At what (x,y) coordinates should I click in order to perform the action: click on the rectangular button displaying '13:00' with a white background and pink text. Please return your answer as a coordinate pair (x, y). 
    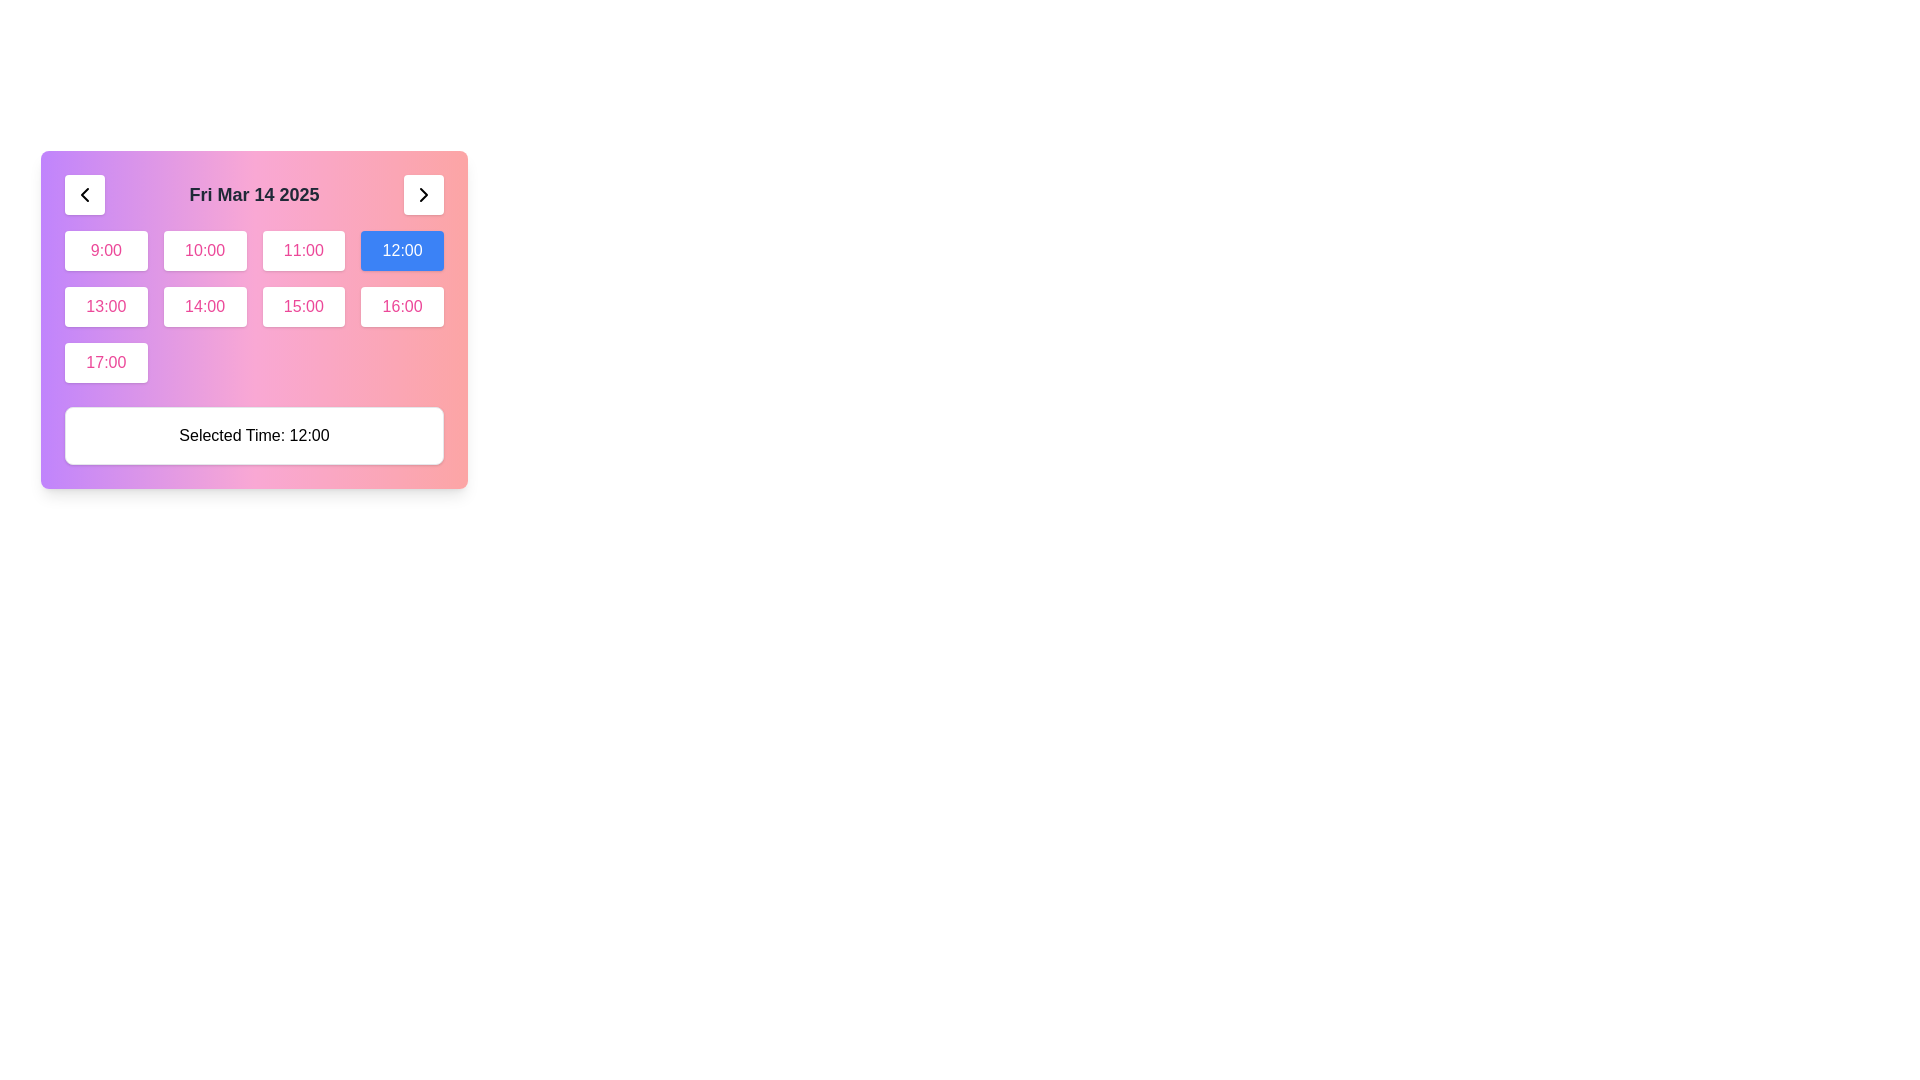
    Looking at the image, I should click on (105, 307).